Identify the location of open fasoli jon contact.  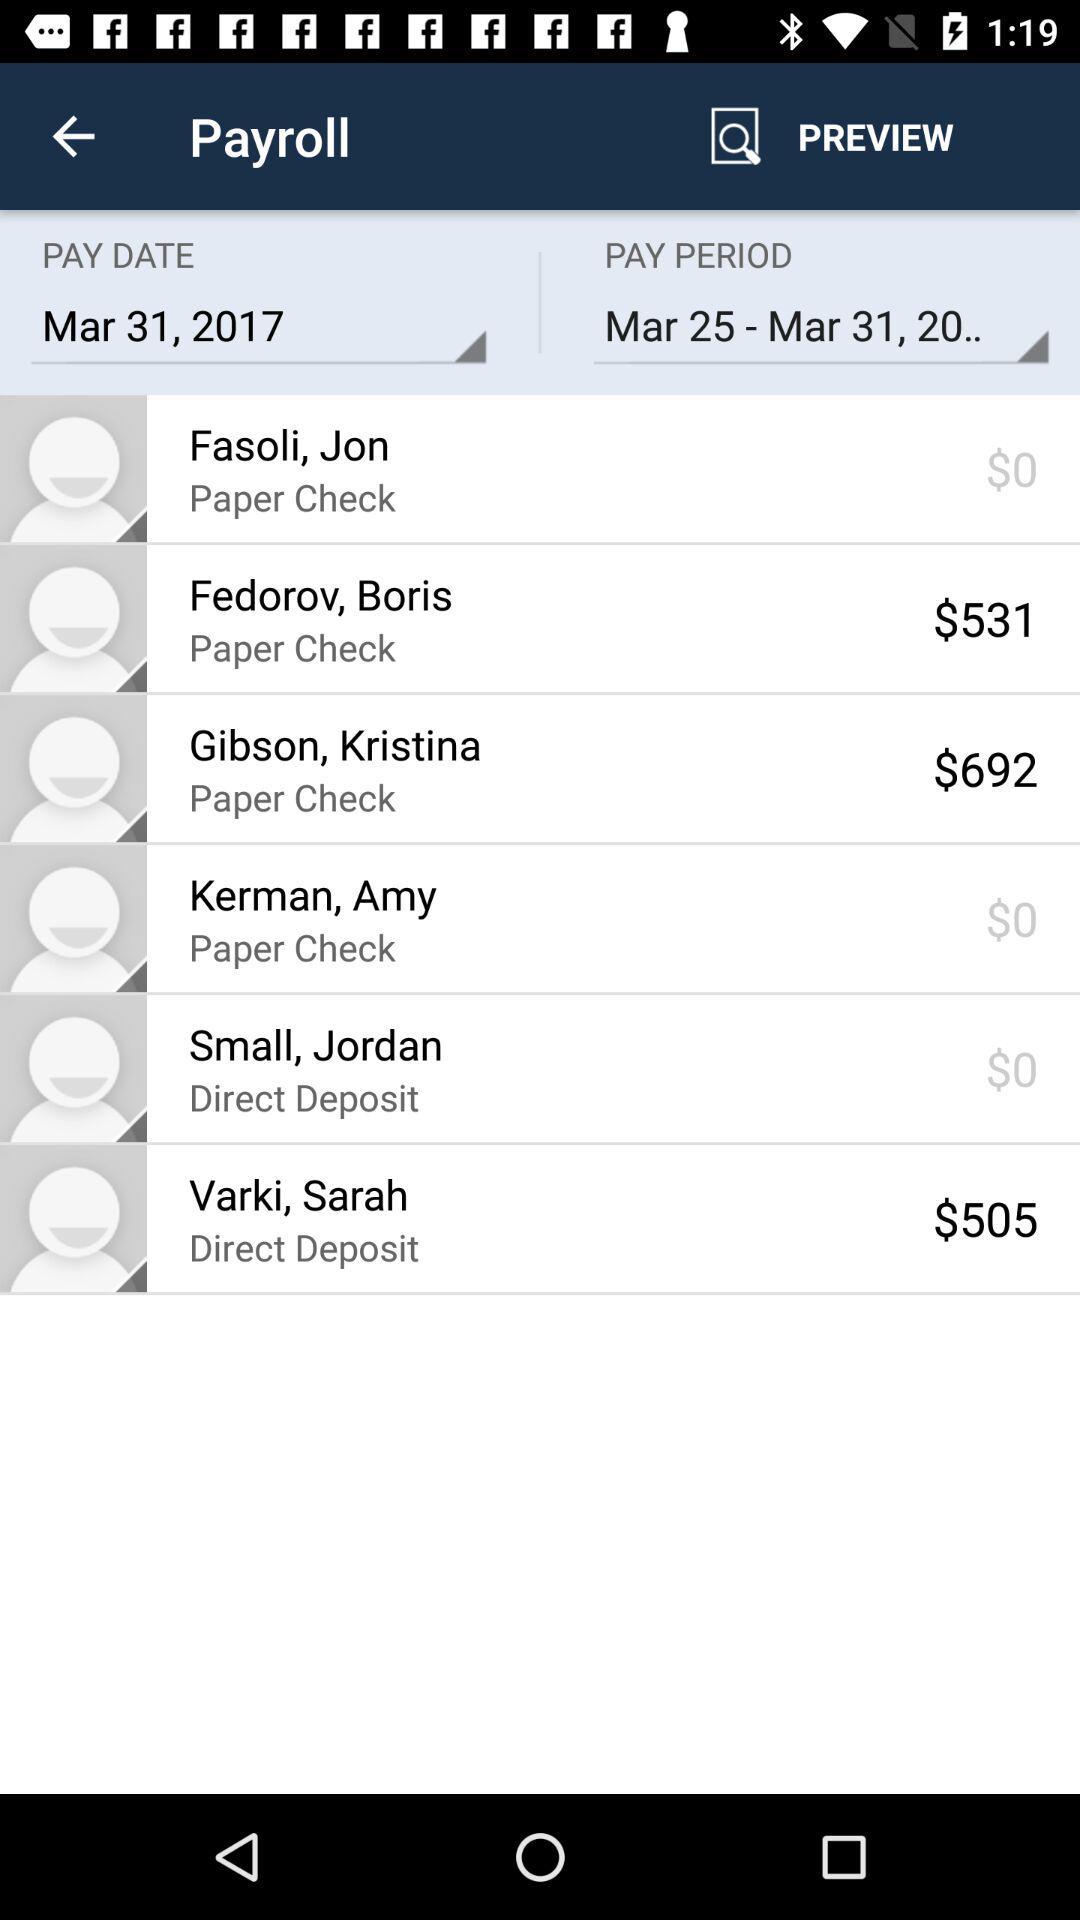
(72, 467).